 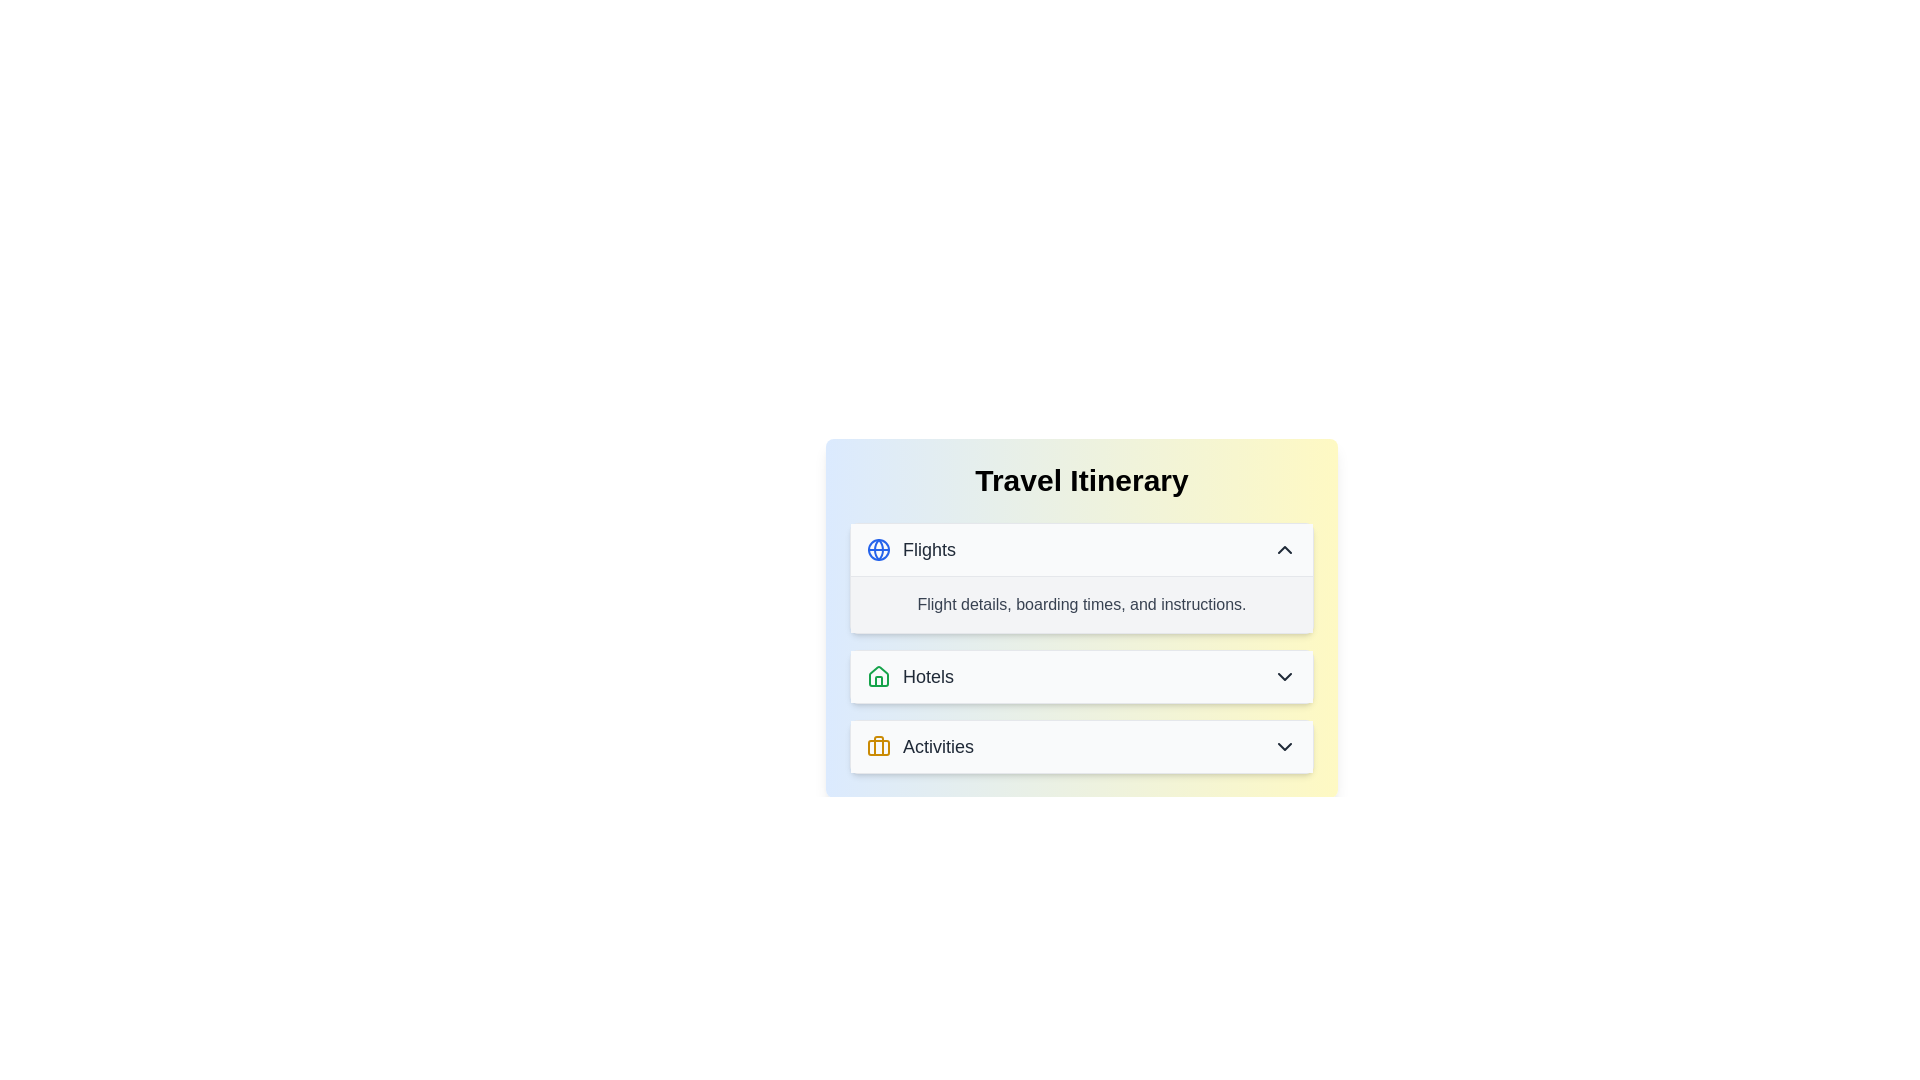 What do you see at coordinates (1080, 648) in the screenshot?
I see `the Informational text section that provides details about flight boarding times and instructions, located beneath the 'Flights' section and above the 'Hotels' section` at bounding box center [1080, 648].